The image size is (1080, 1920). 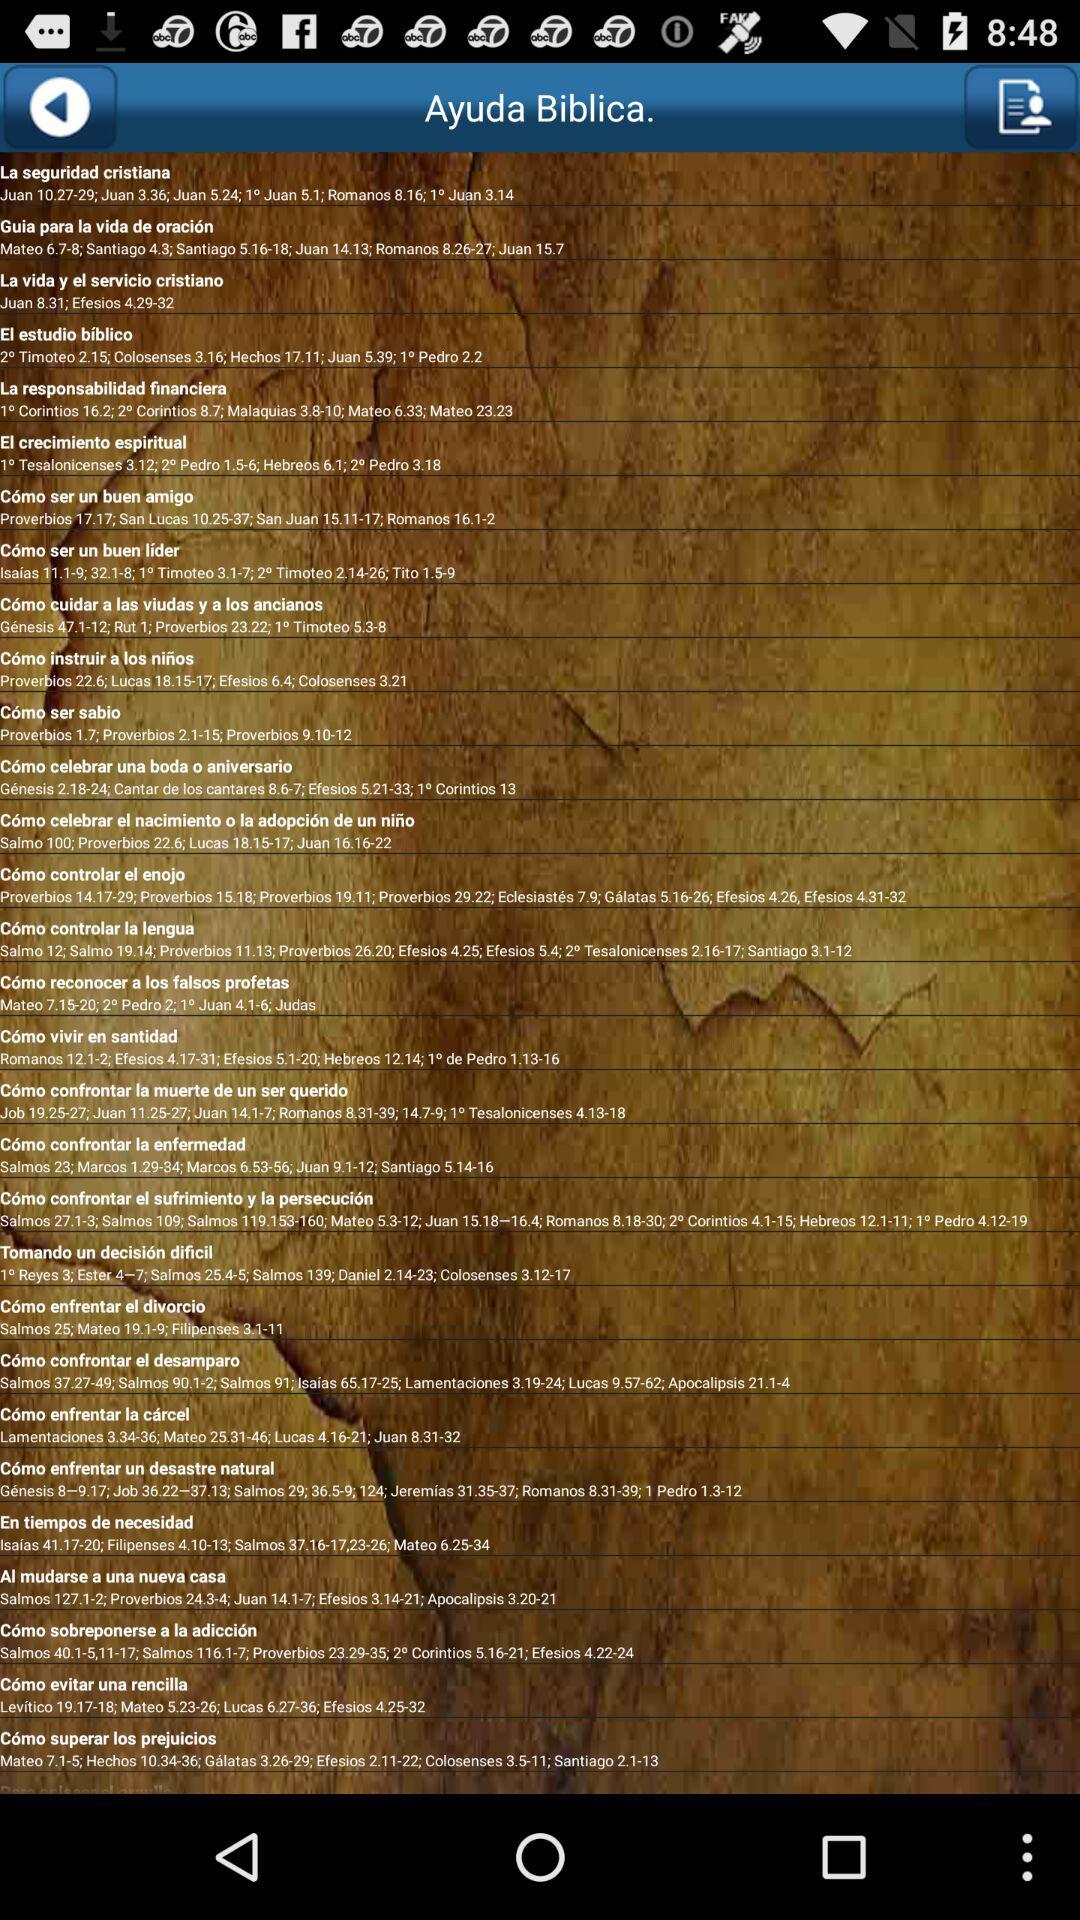 I want to click on the icon above lamentaciones 3 34 icon, so click(x=540, y=1409).